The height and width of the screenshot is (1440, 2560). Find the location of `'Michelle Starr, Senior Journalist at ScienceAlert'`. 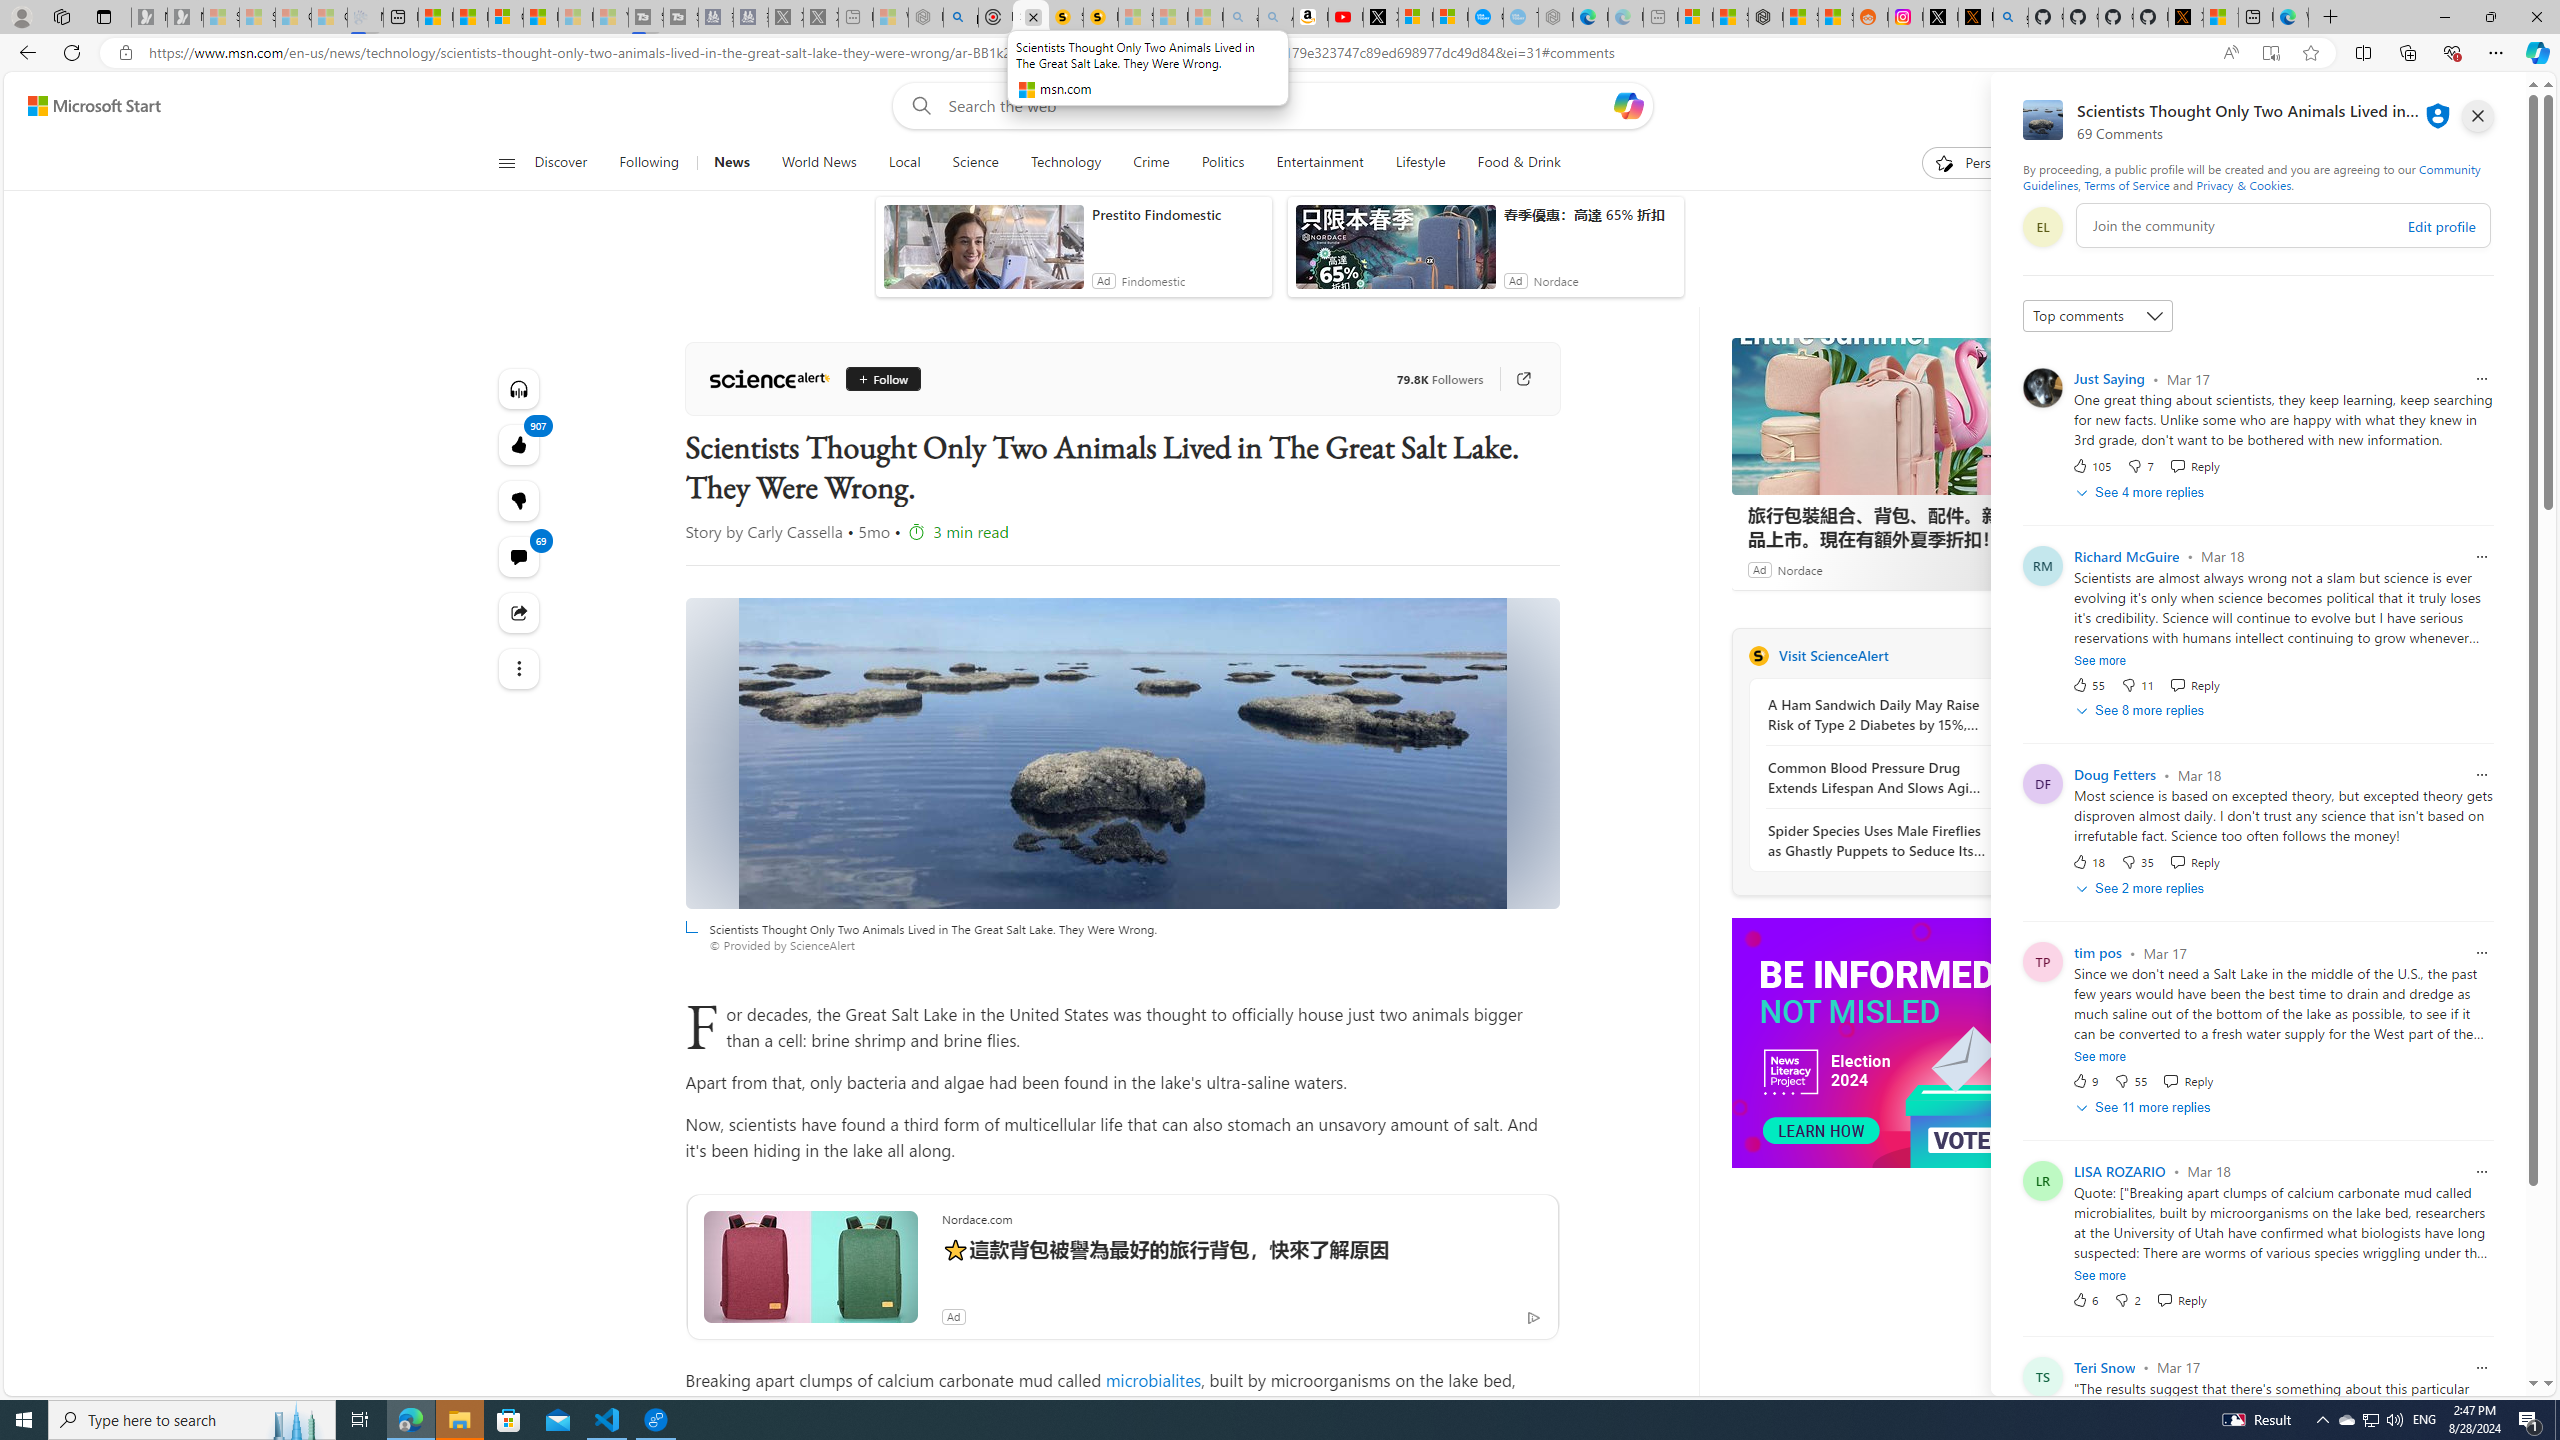

'Michelle Starr, Senior Journalist at ScienceAlert' is located at coordinates (1100, 16).